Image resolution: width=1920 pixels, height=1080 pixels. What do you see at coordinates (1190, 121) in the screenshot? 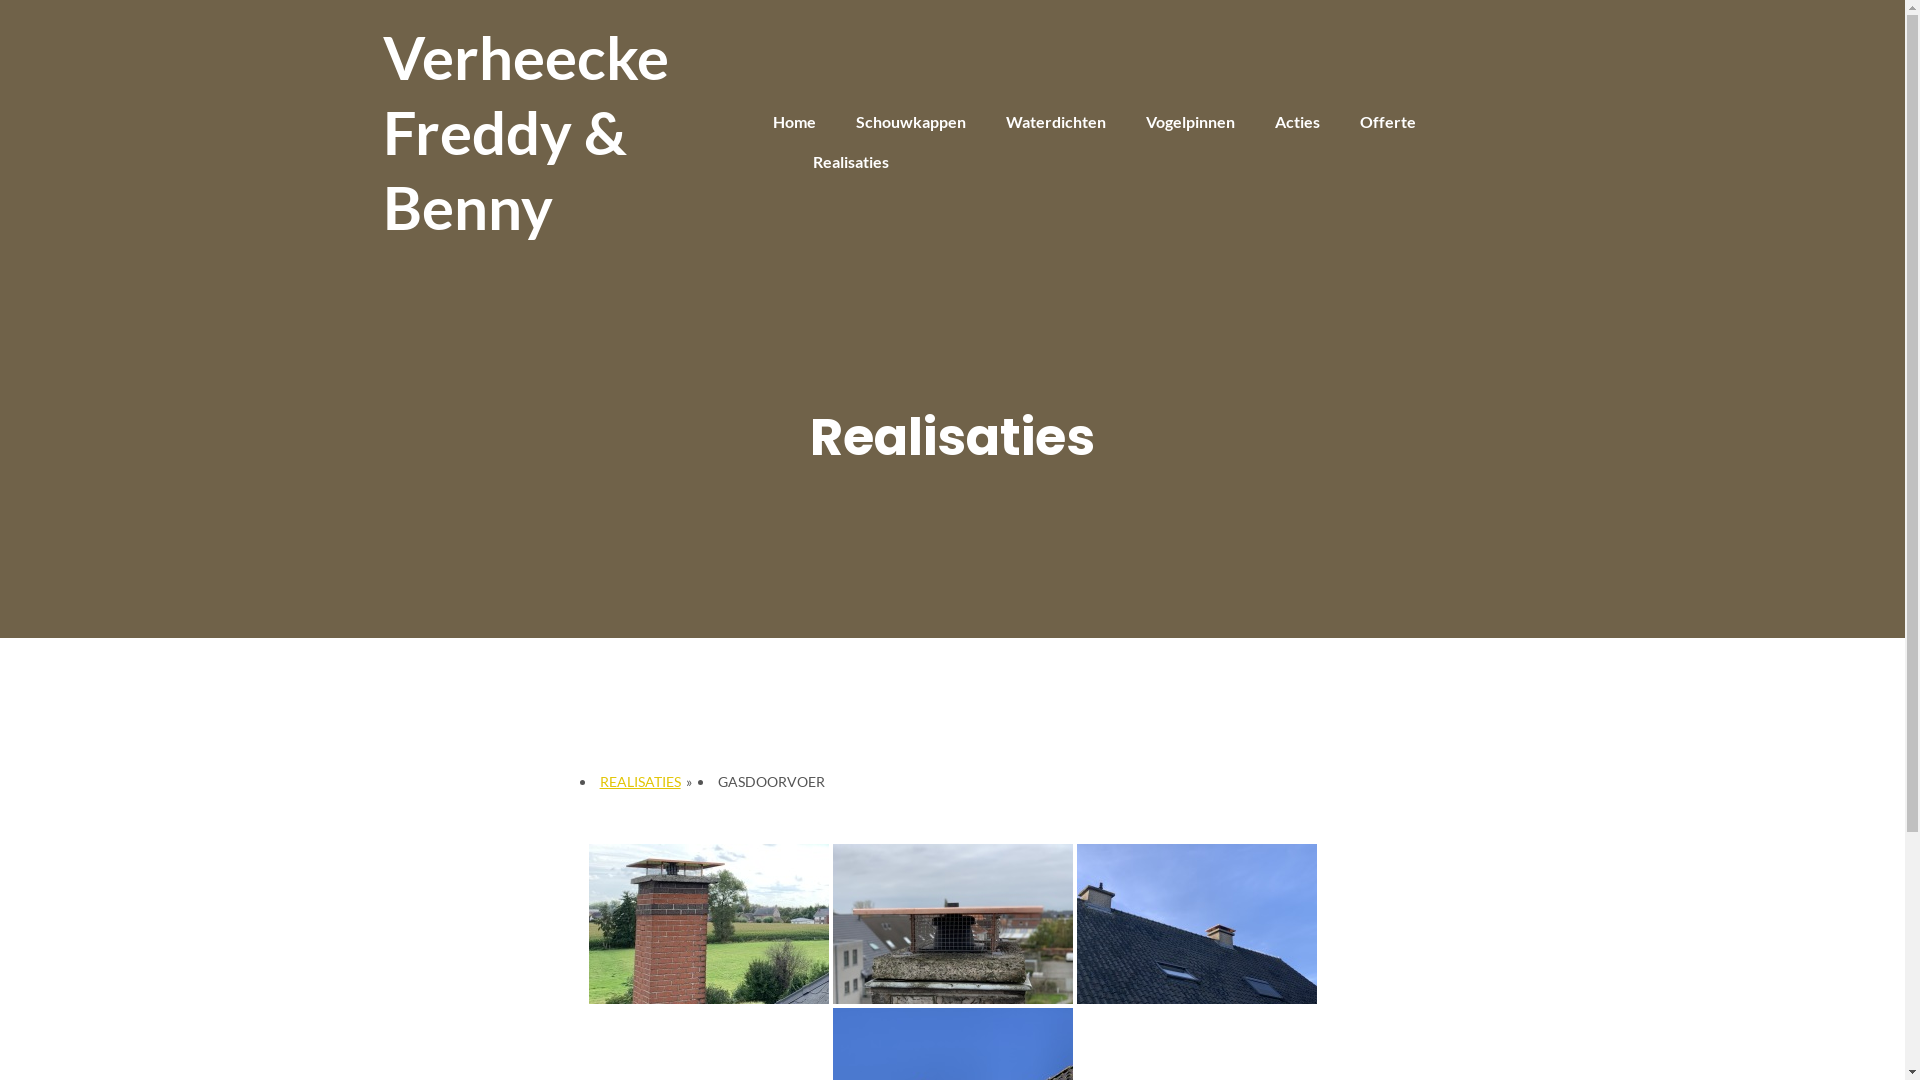
I see `'Vogelpinnen'` at bounding box center [1190, 121].